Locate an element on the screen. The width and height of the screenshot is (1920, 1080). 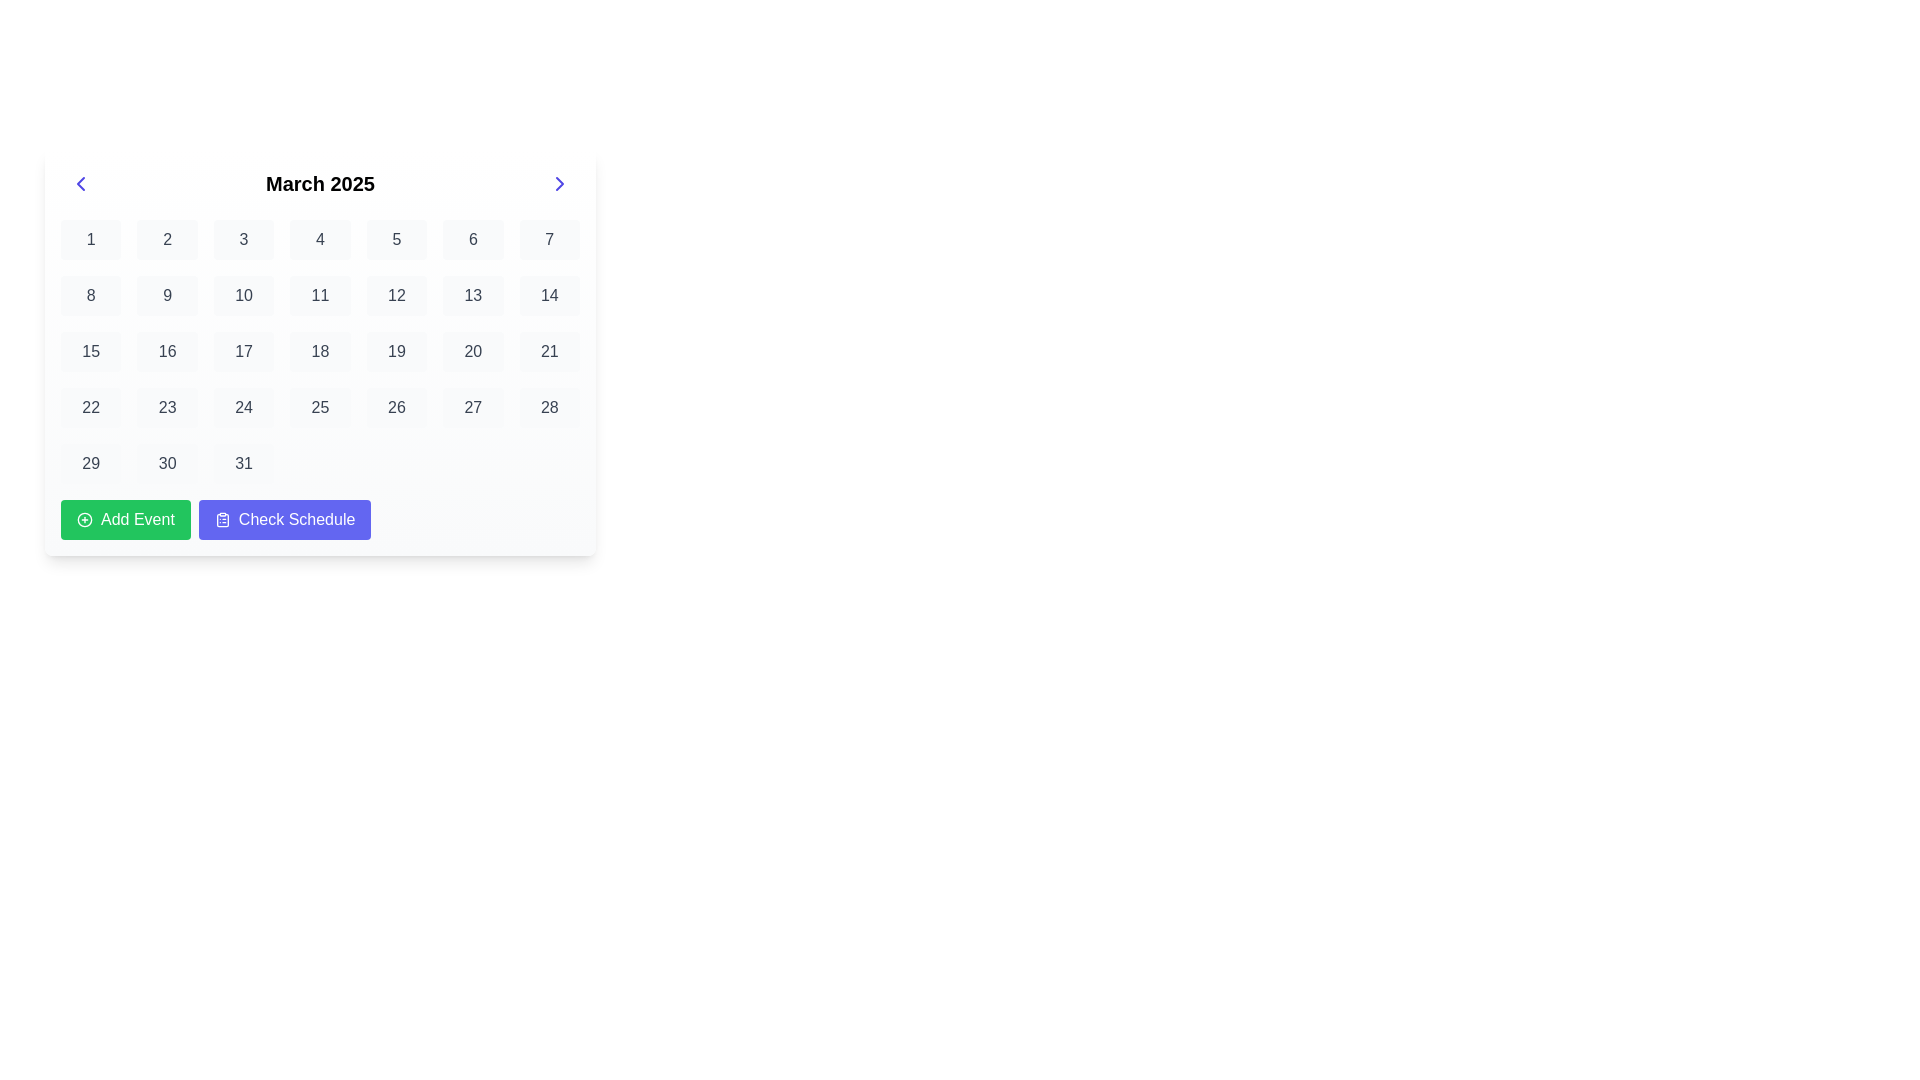
the Calendar Day Cell representing the day number 31, located at the bottom-right corner of the calendar grid is located at coordinates (243, 463).